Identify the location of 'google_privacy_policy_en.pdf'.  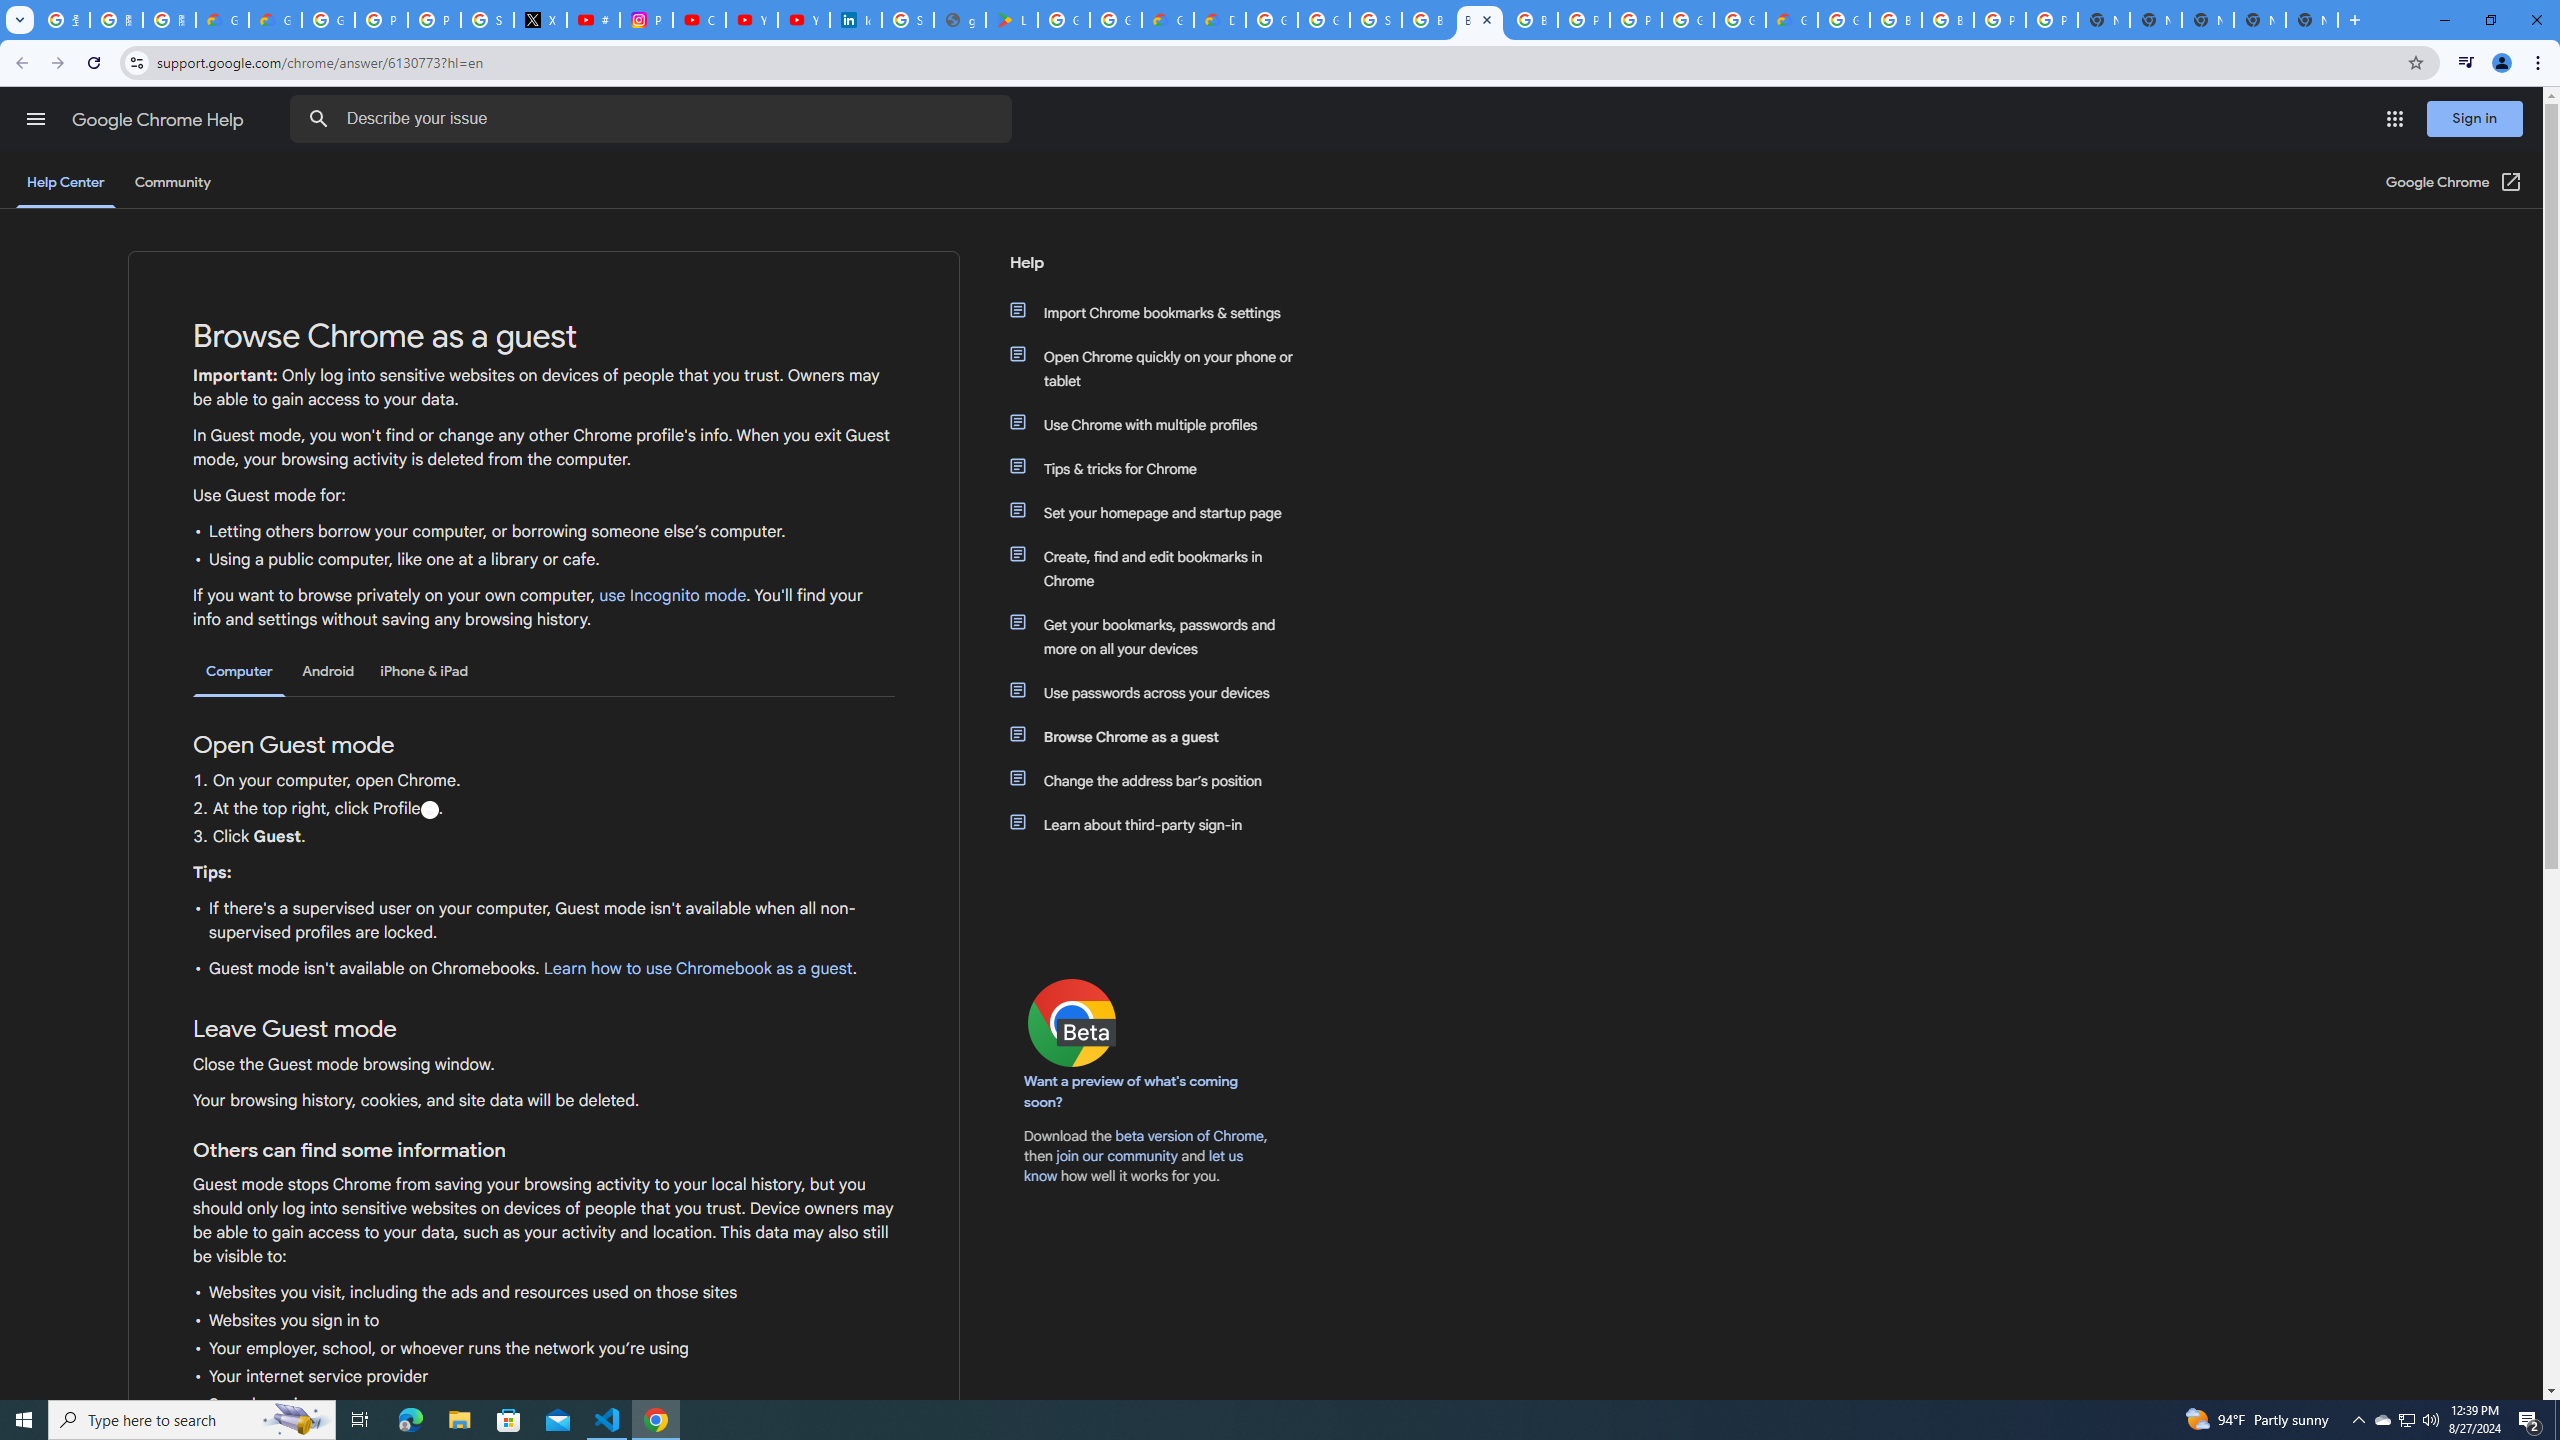
(959, 19).